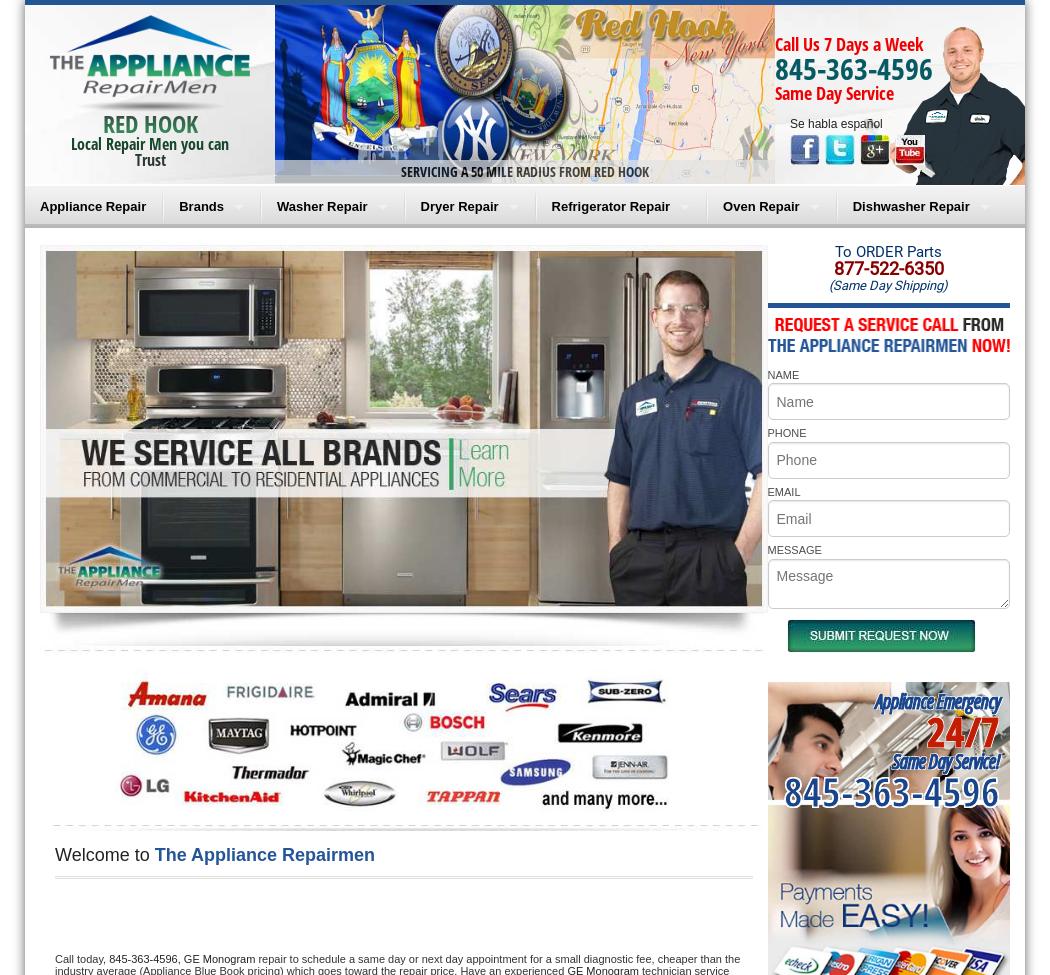  What do you see at coordinates (873, 699) in the screenshot?
I see `'Appliance Emergency'` at bounding box center [873, 699].